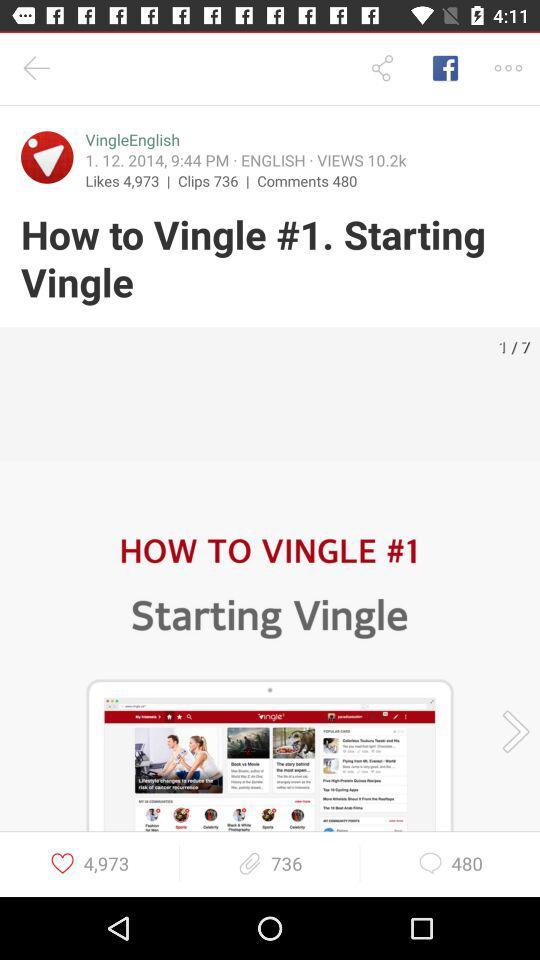 This screenshot has width=540, height=960. I want to click on the options icon, so click(508, 68).